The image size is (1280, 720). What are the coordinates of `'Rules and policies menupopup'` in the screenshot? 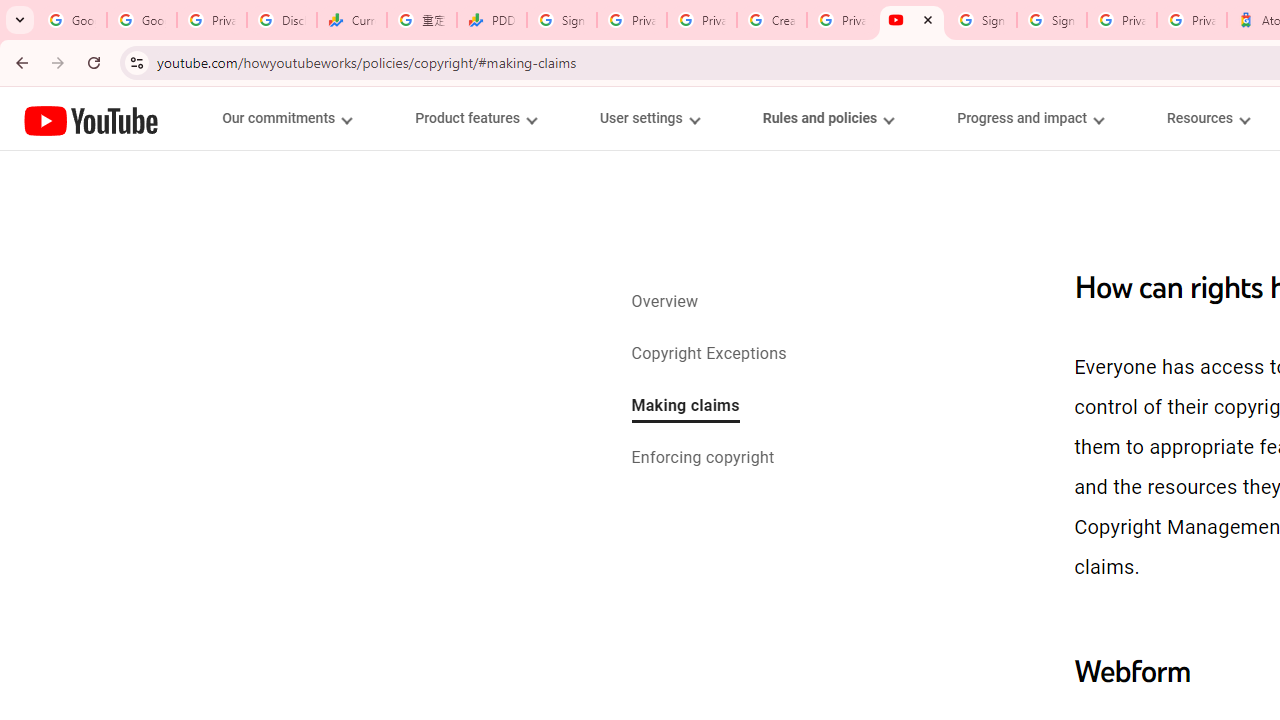 It's located at (827, 118).